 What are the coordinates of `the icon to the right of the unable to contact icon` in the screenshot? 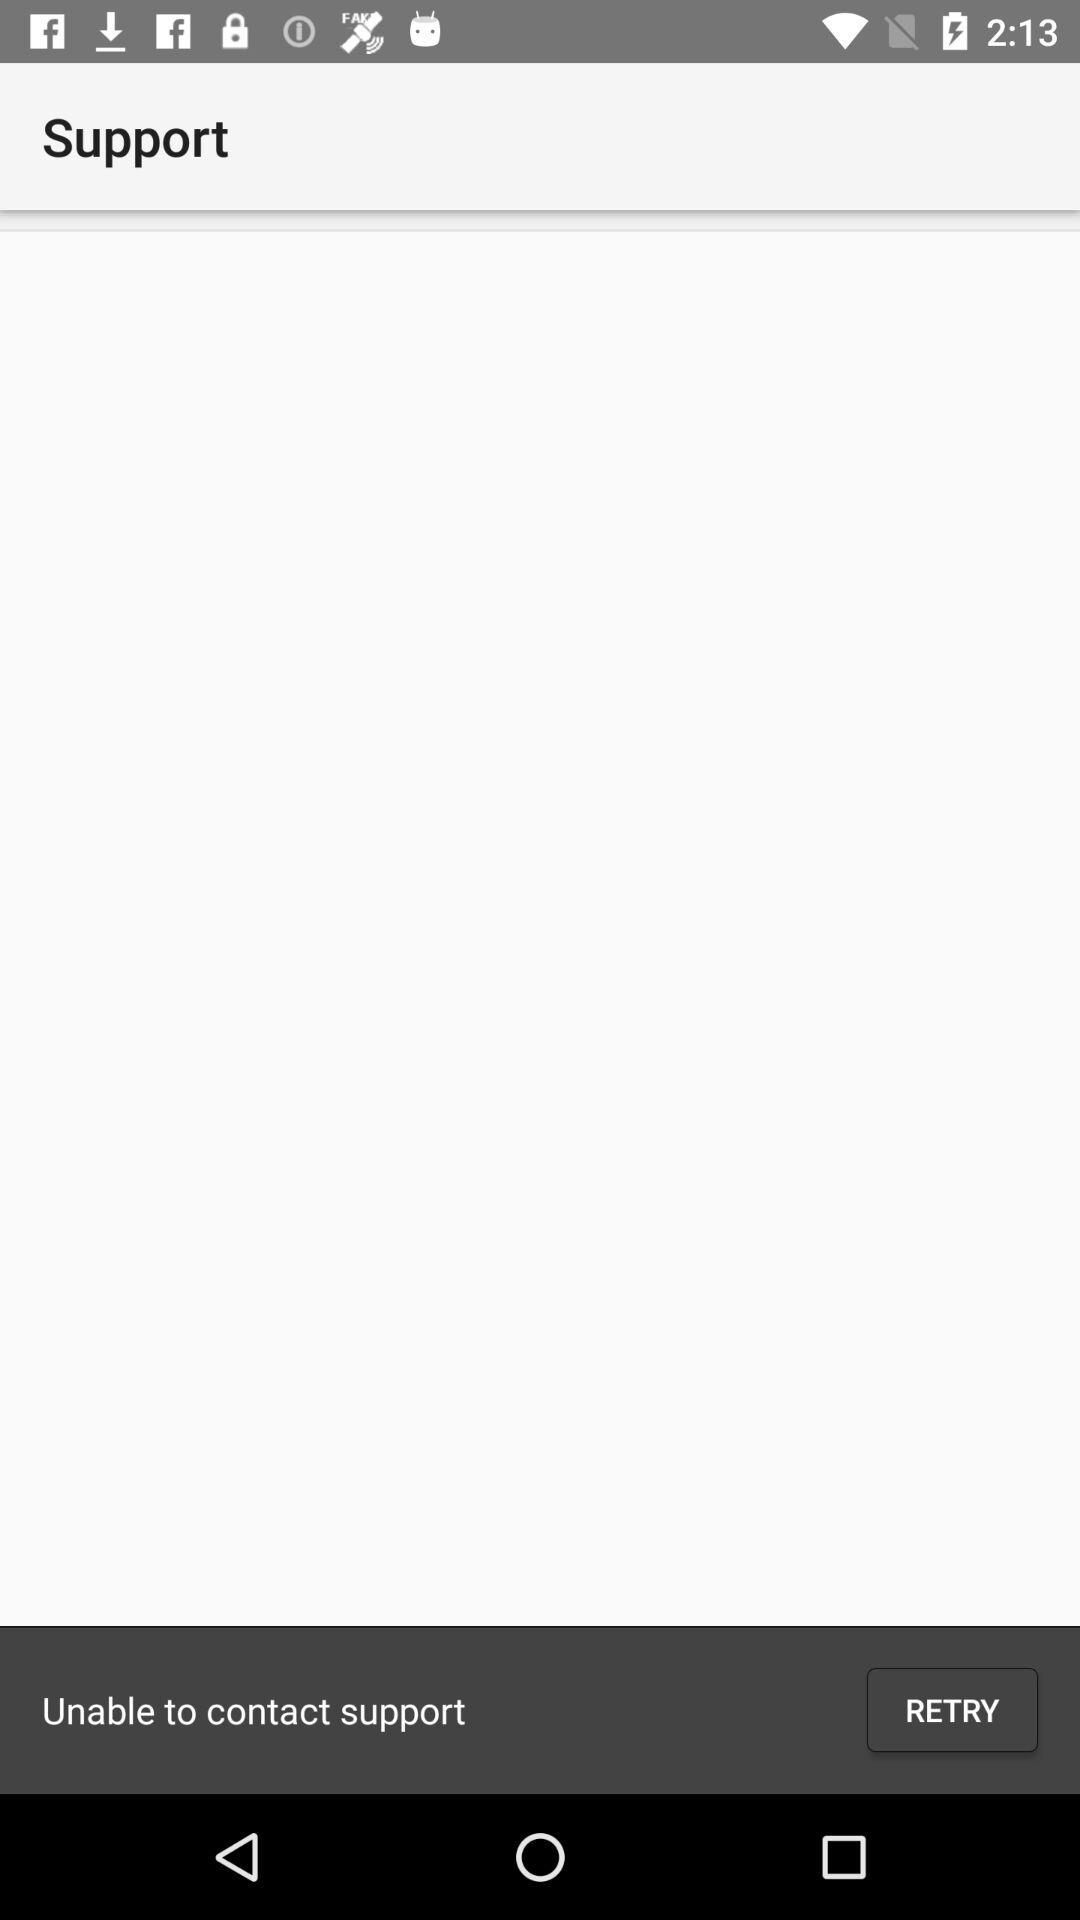 It's located at (951, 1708).